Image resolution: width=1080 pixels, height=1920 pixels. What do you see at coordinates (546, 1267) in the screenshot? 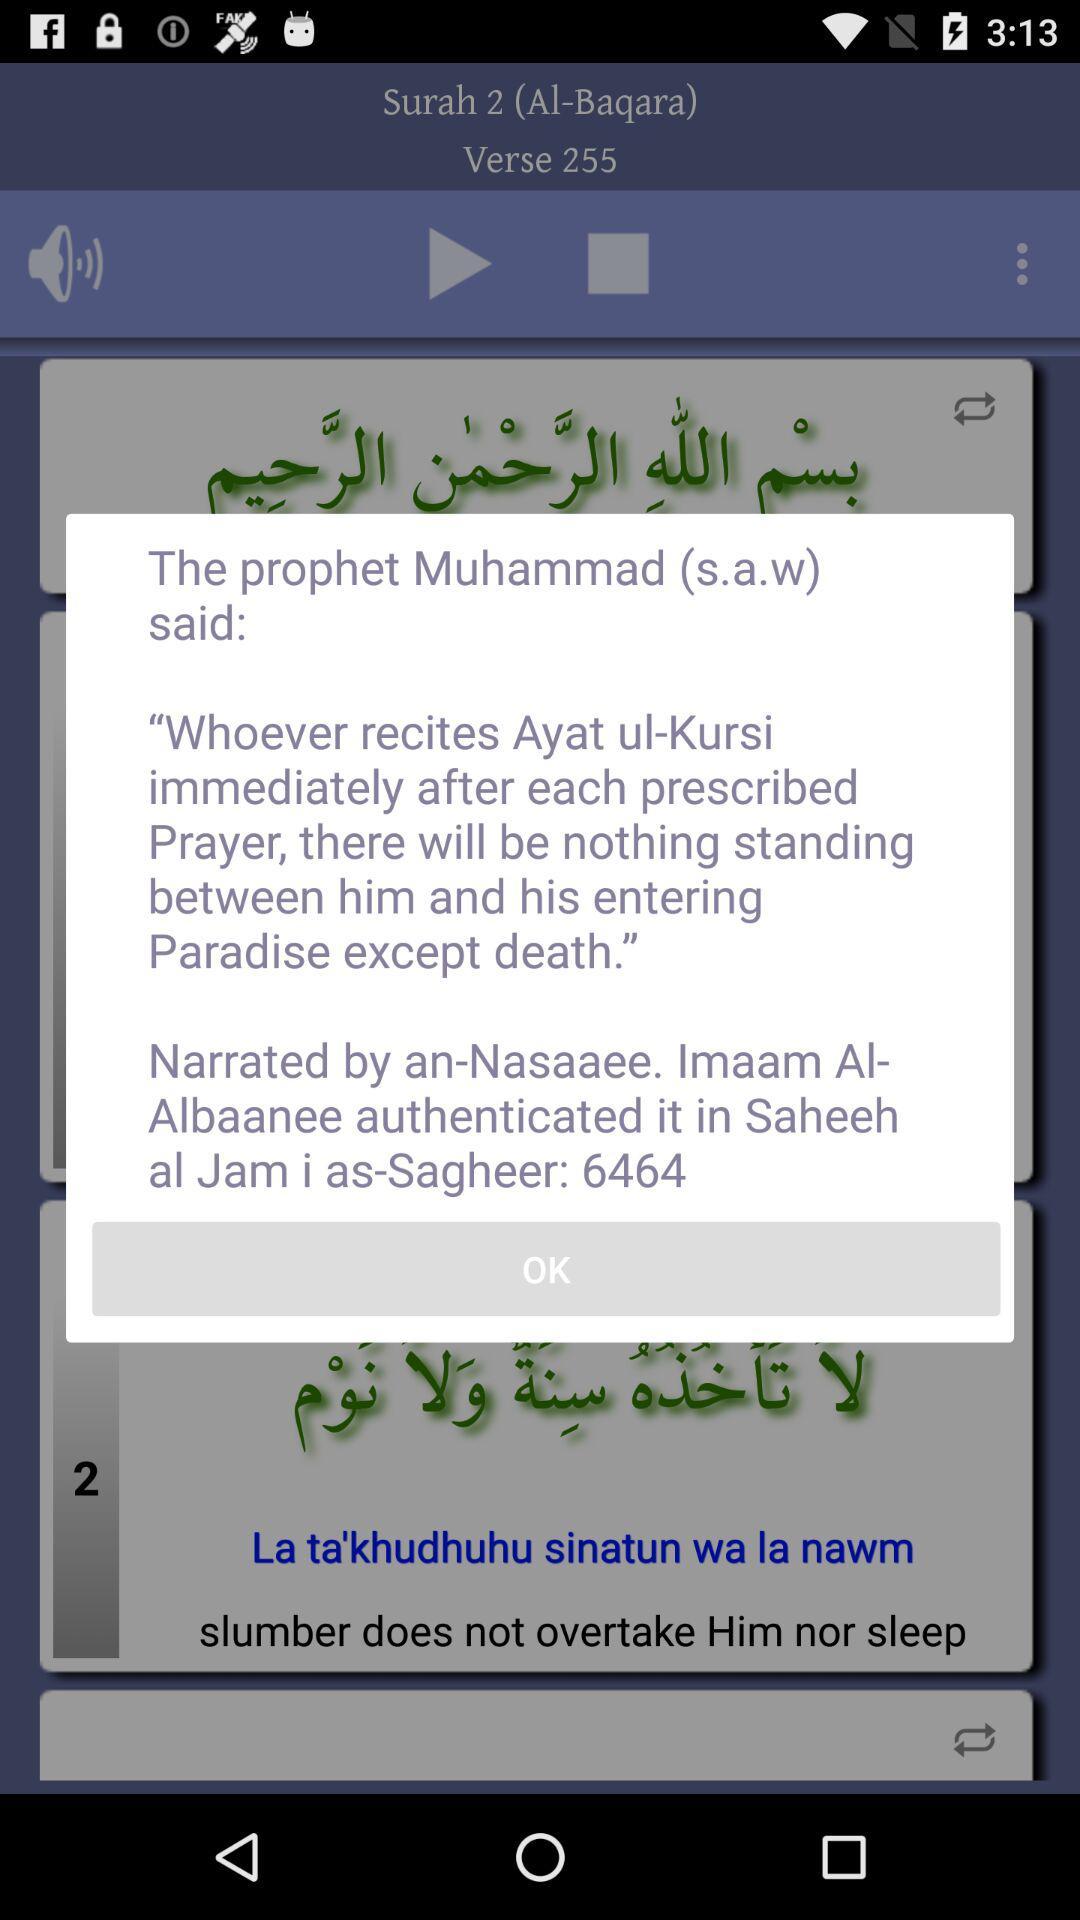
I see `ok item` at bounding box center [546, 1267].